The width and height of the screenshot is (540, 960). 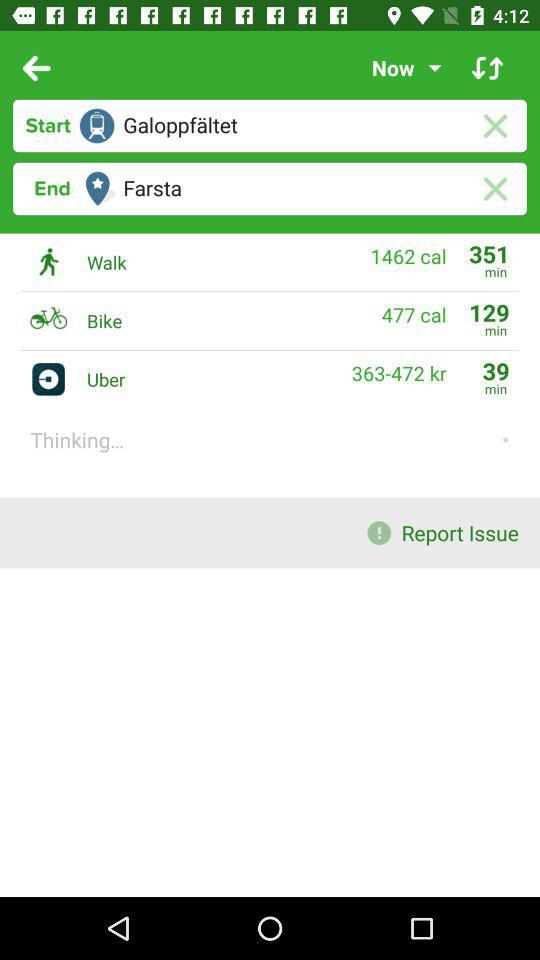 What do you see at coordinates (494, 189) in the screenshot?
I see `the close icon` at bounding box center [494, 189].